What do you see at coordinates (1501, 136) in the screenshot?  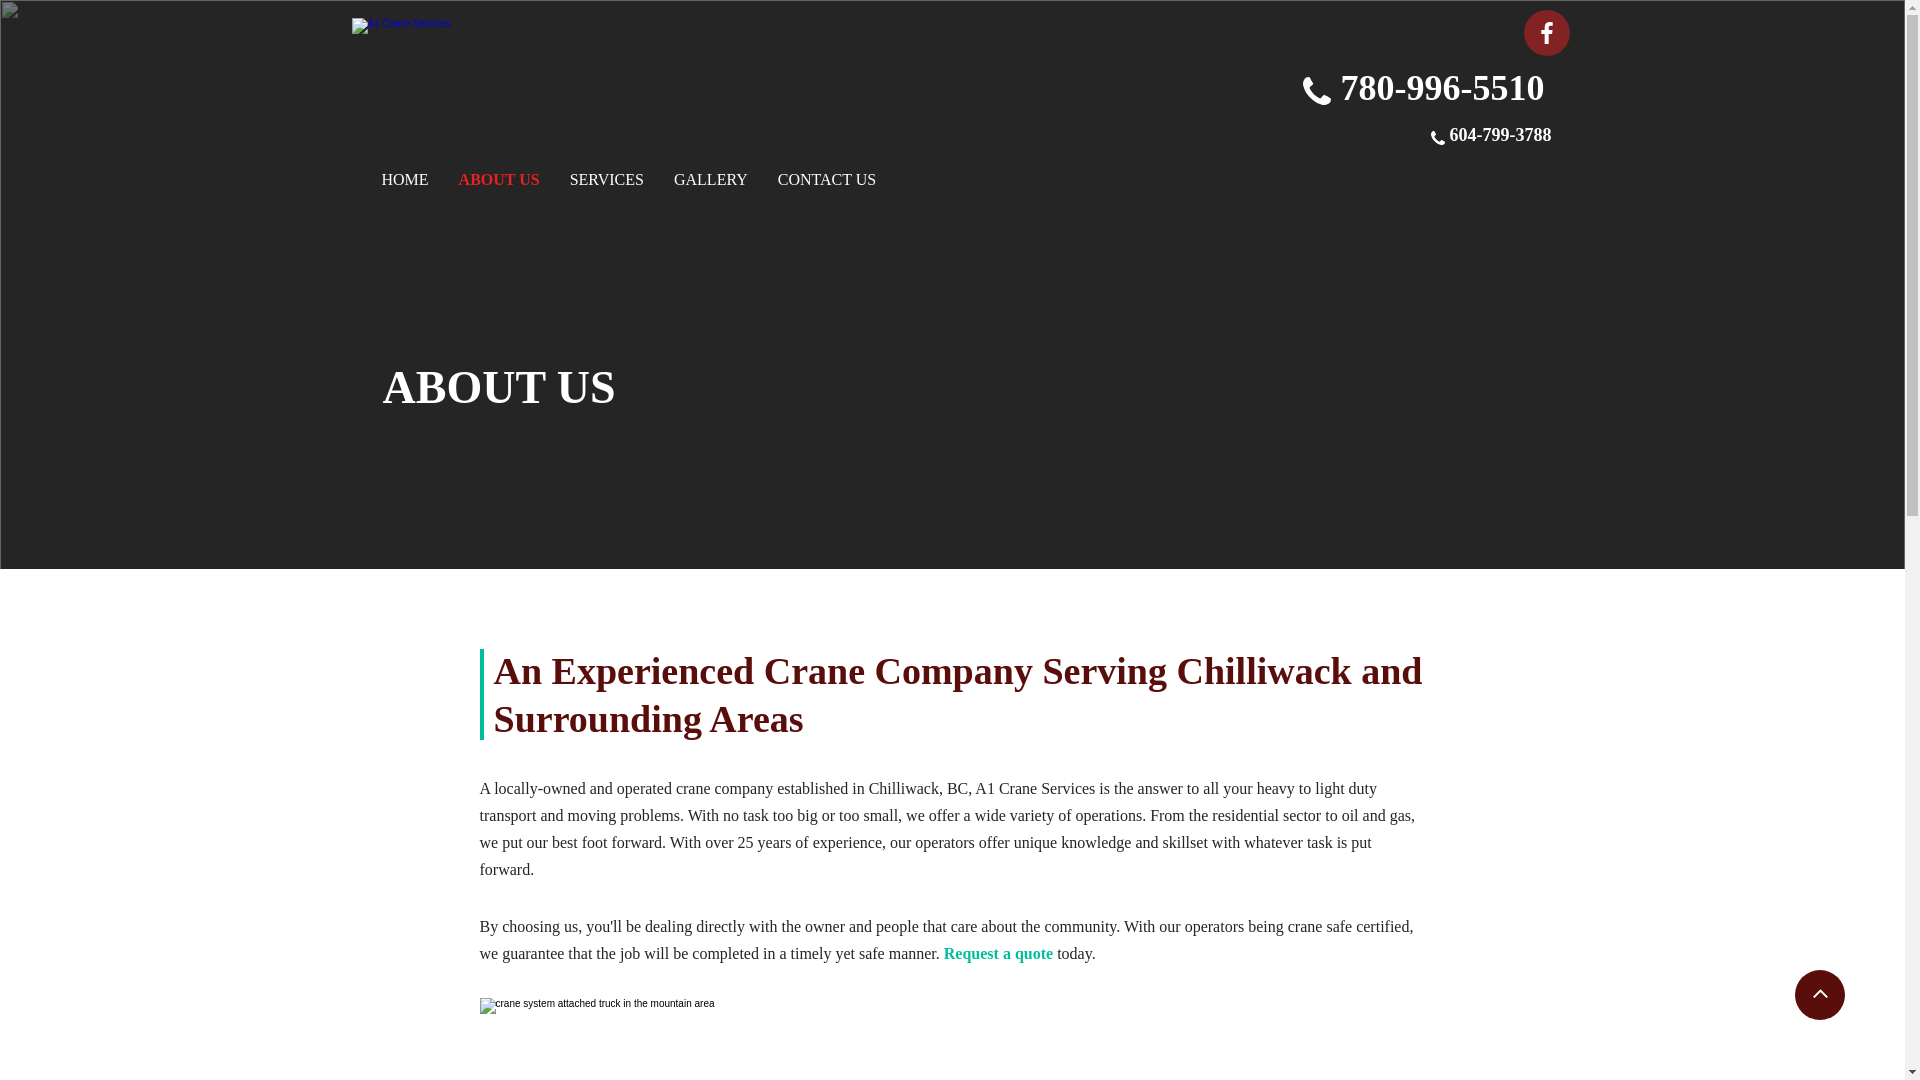 I see `'604-799-3788'` at bounding box center [1501, 136].